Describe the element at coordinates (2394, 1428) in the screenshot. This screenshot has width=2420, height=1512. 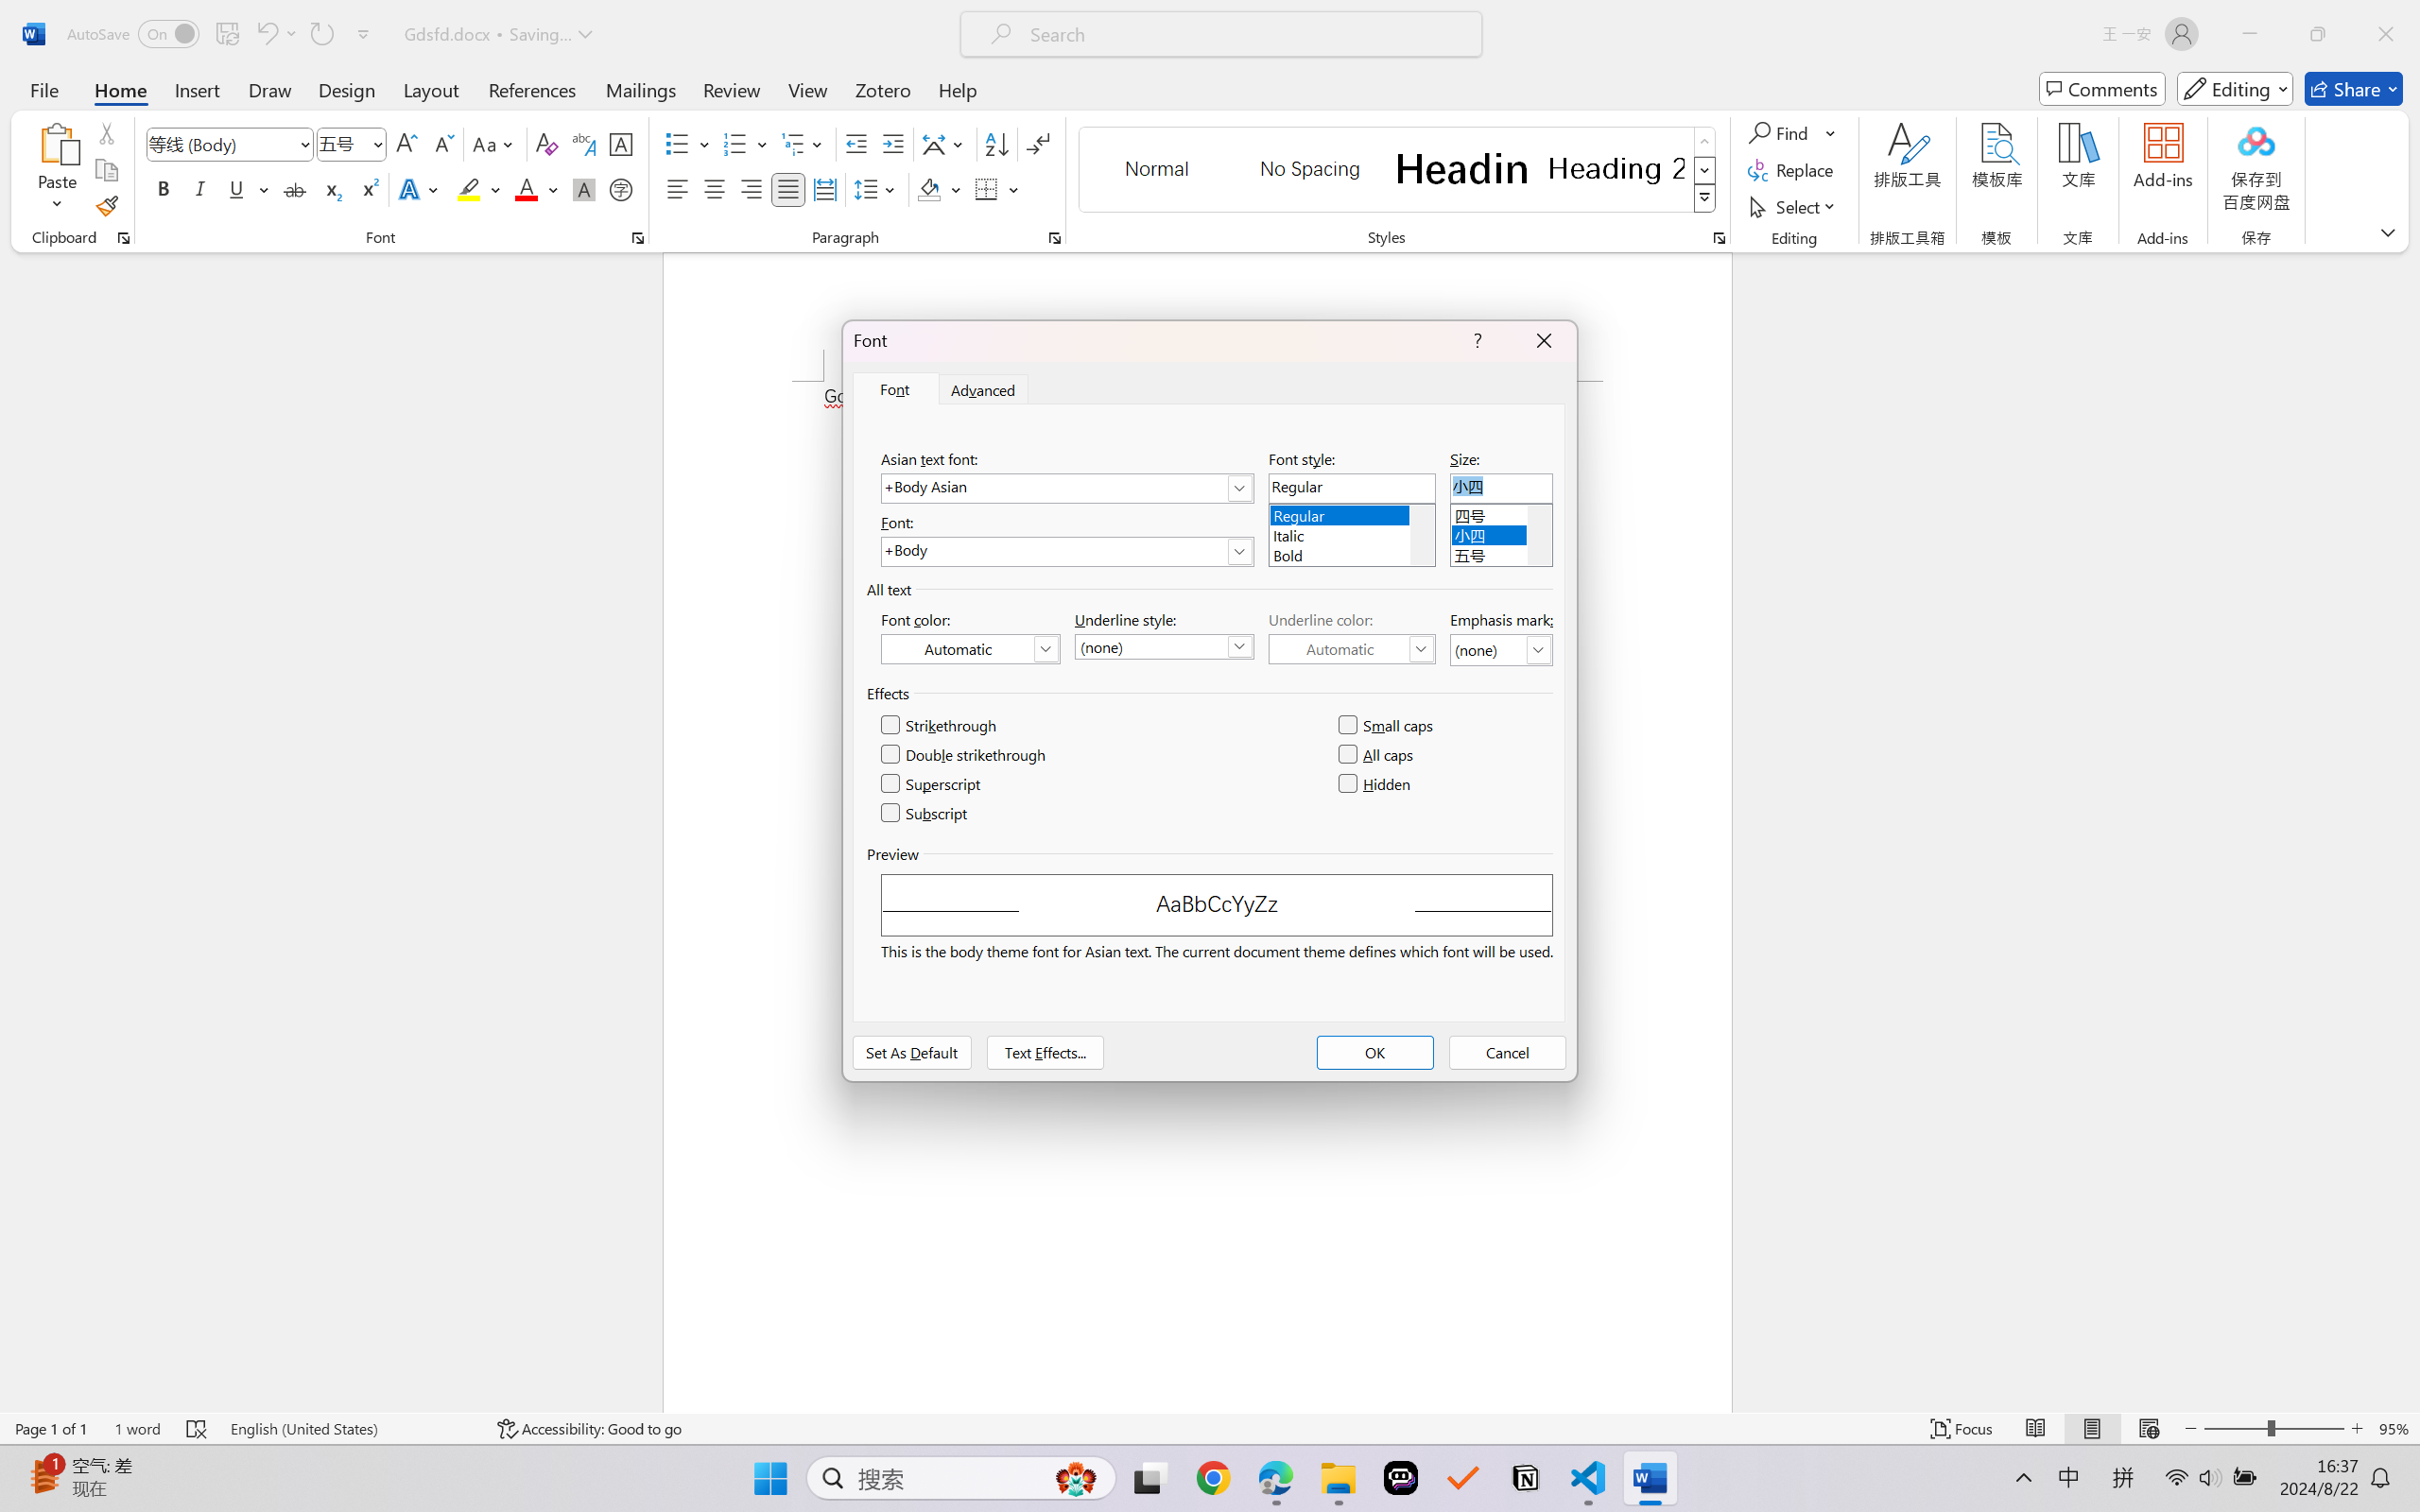
I see `'Zoom 95%'` at that location.